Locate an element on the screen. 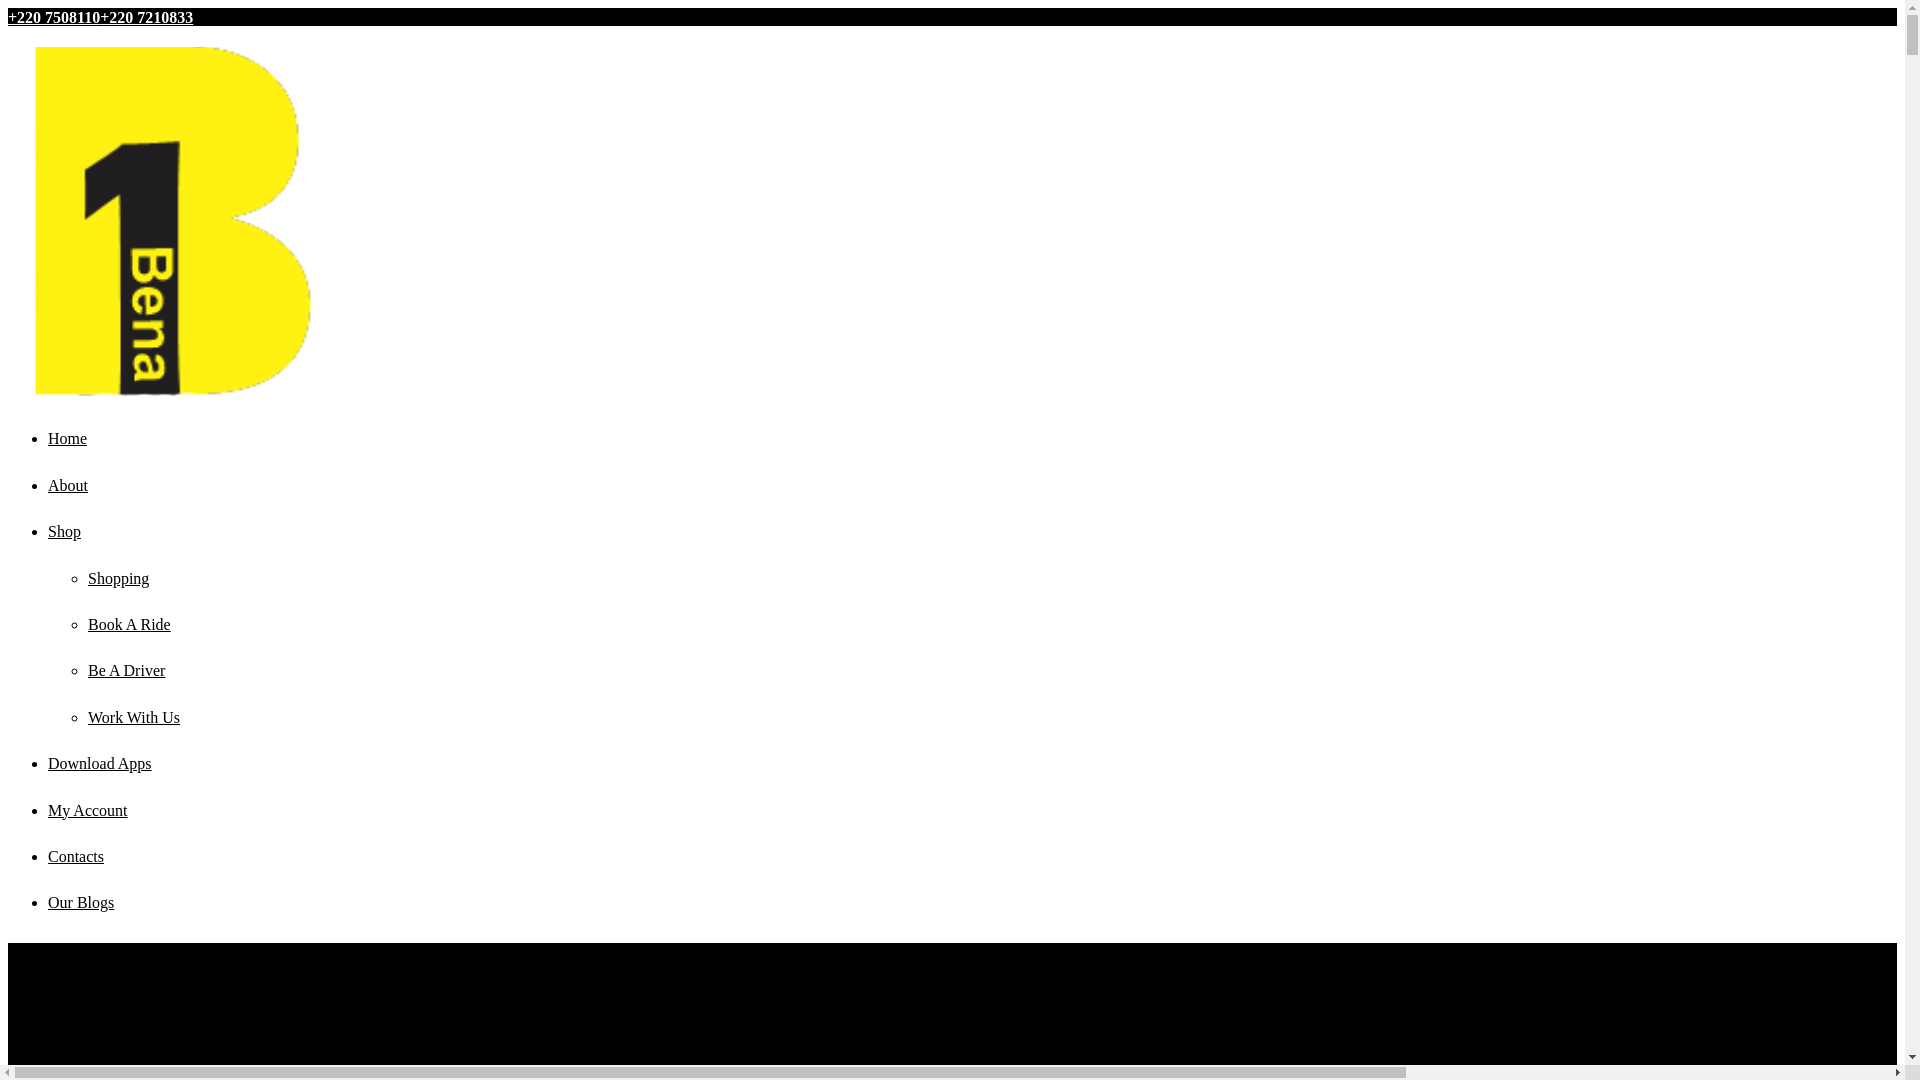 This screenshot has height=1080, width=1920. 'My Account' is located at coordinates (48, 810).